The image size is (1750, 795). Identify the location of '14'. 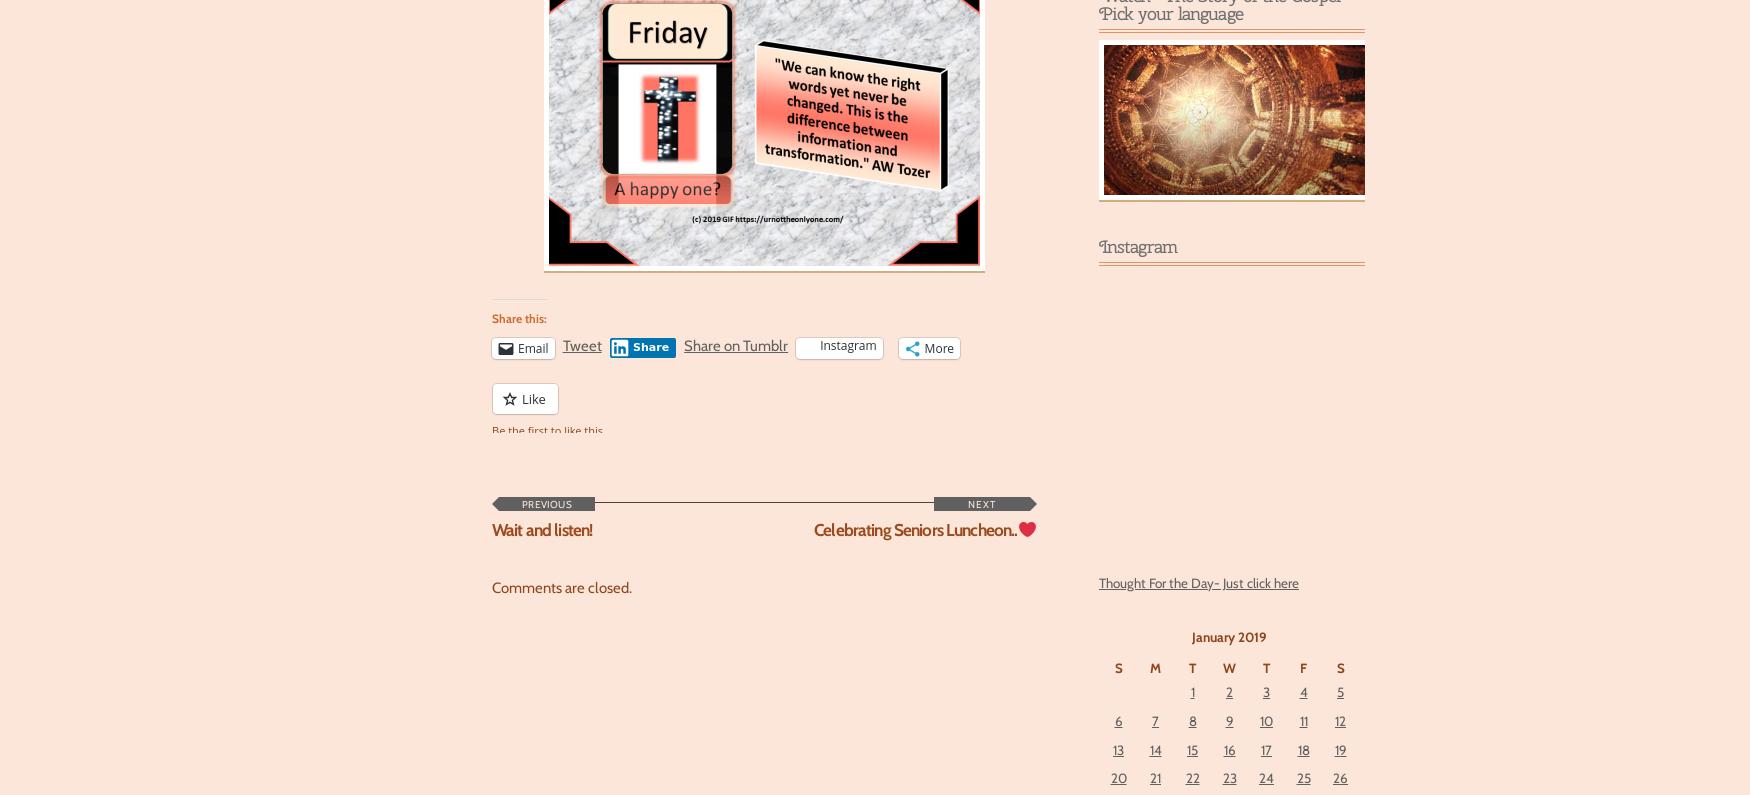
(1154, 747).